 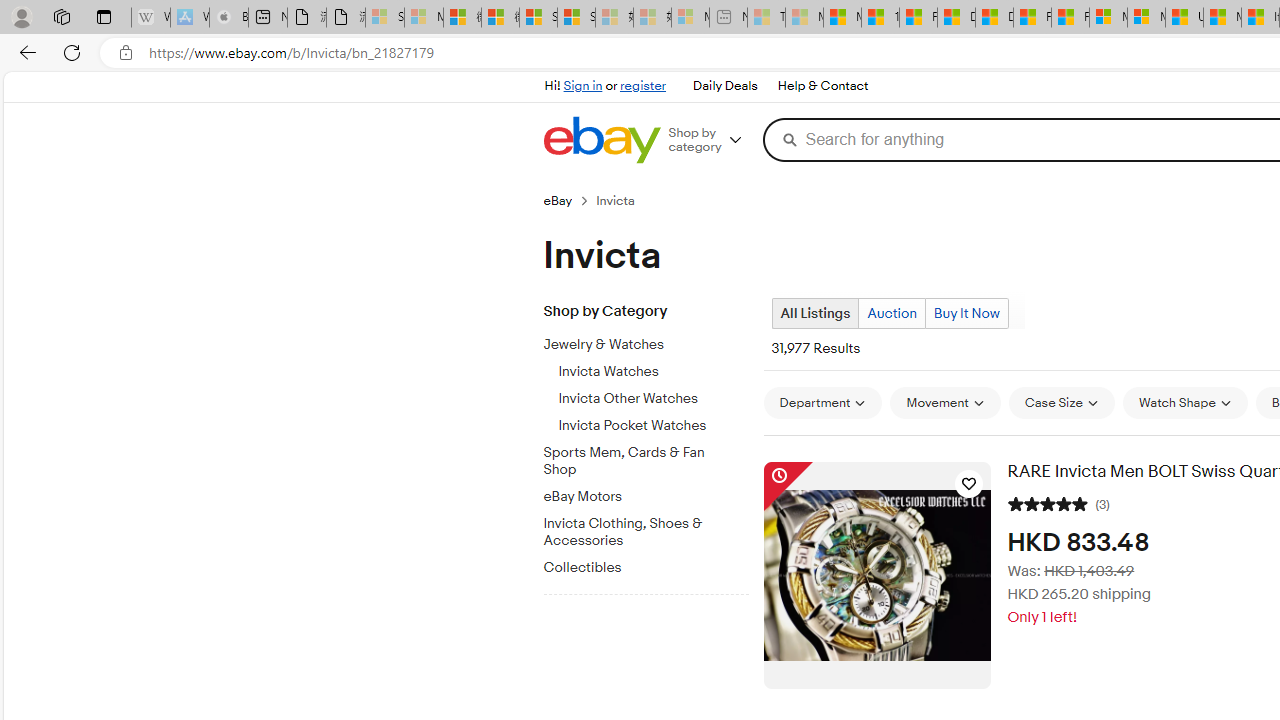 What do you see at coordinates (1185, 402) in the screenshot?
I see `'Watch Shape'` at bounding box center [1185, 402].